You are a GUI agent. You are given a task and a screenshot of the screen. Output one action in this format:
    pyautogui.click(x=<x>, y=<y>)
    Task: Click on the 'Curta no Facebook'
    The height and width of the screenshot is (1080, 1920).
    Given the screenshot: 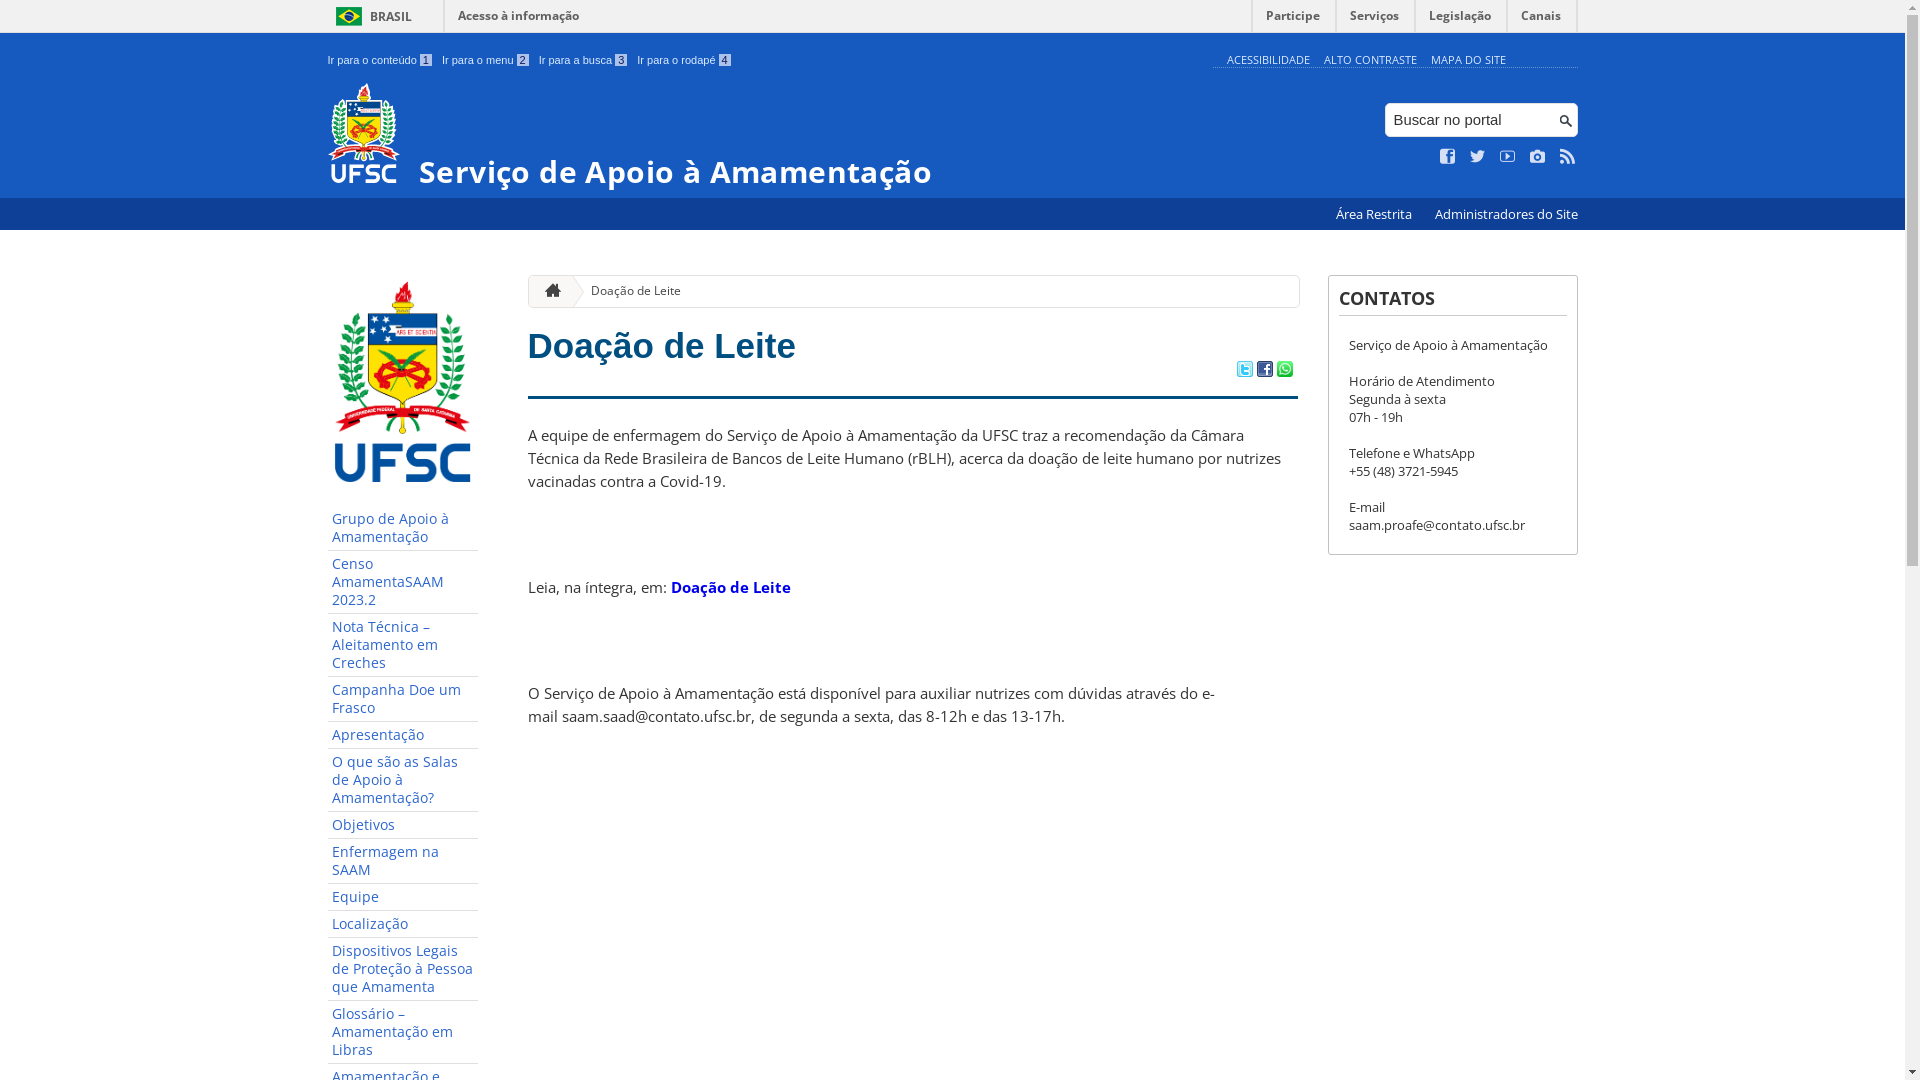 What is the action you would take?
    pyautogui.click(x=1448, y=156)
    